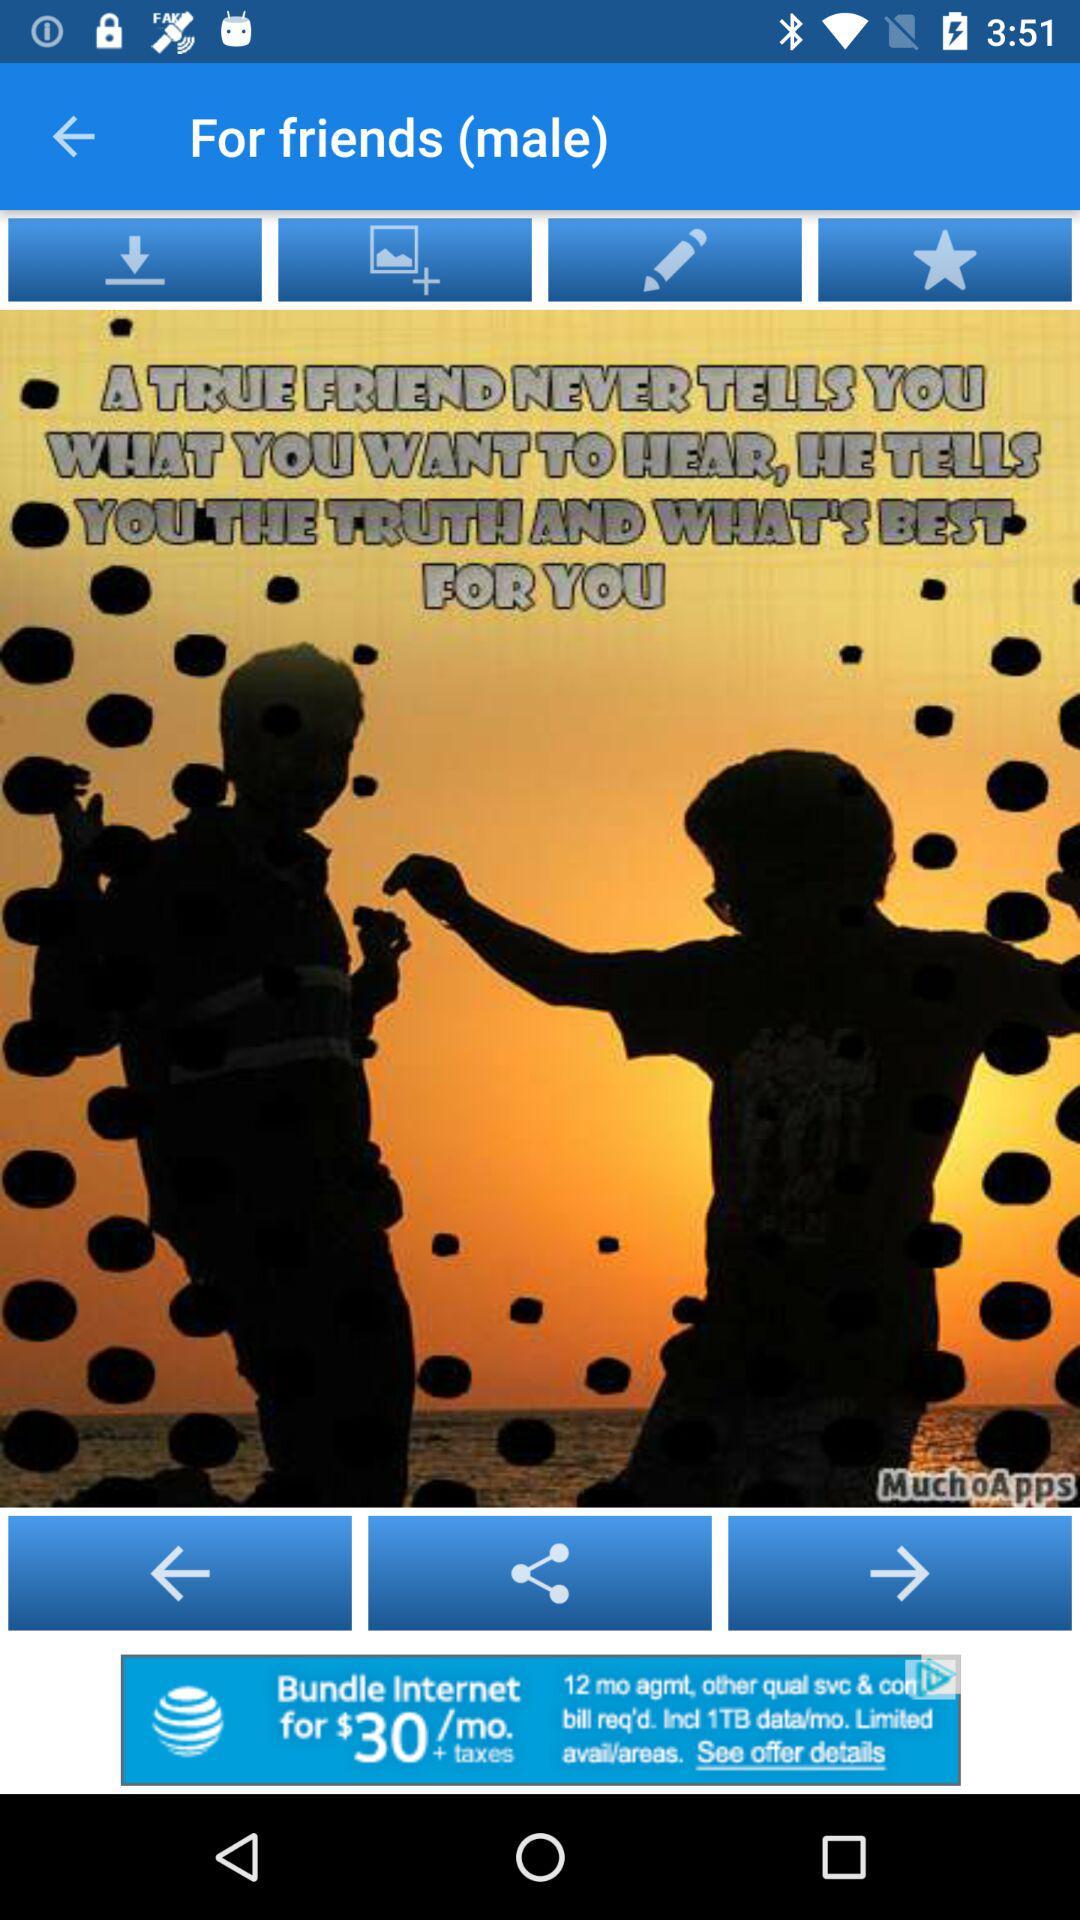 The height and width of the screenshot is (1920, 1080). I want to click on the add icon, so click(180, 1572).